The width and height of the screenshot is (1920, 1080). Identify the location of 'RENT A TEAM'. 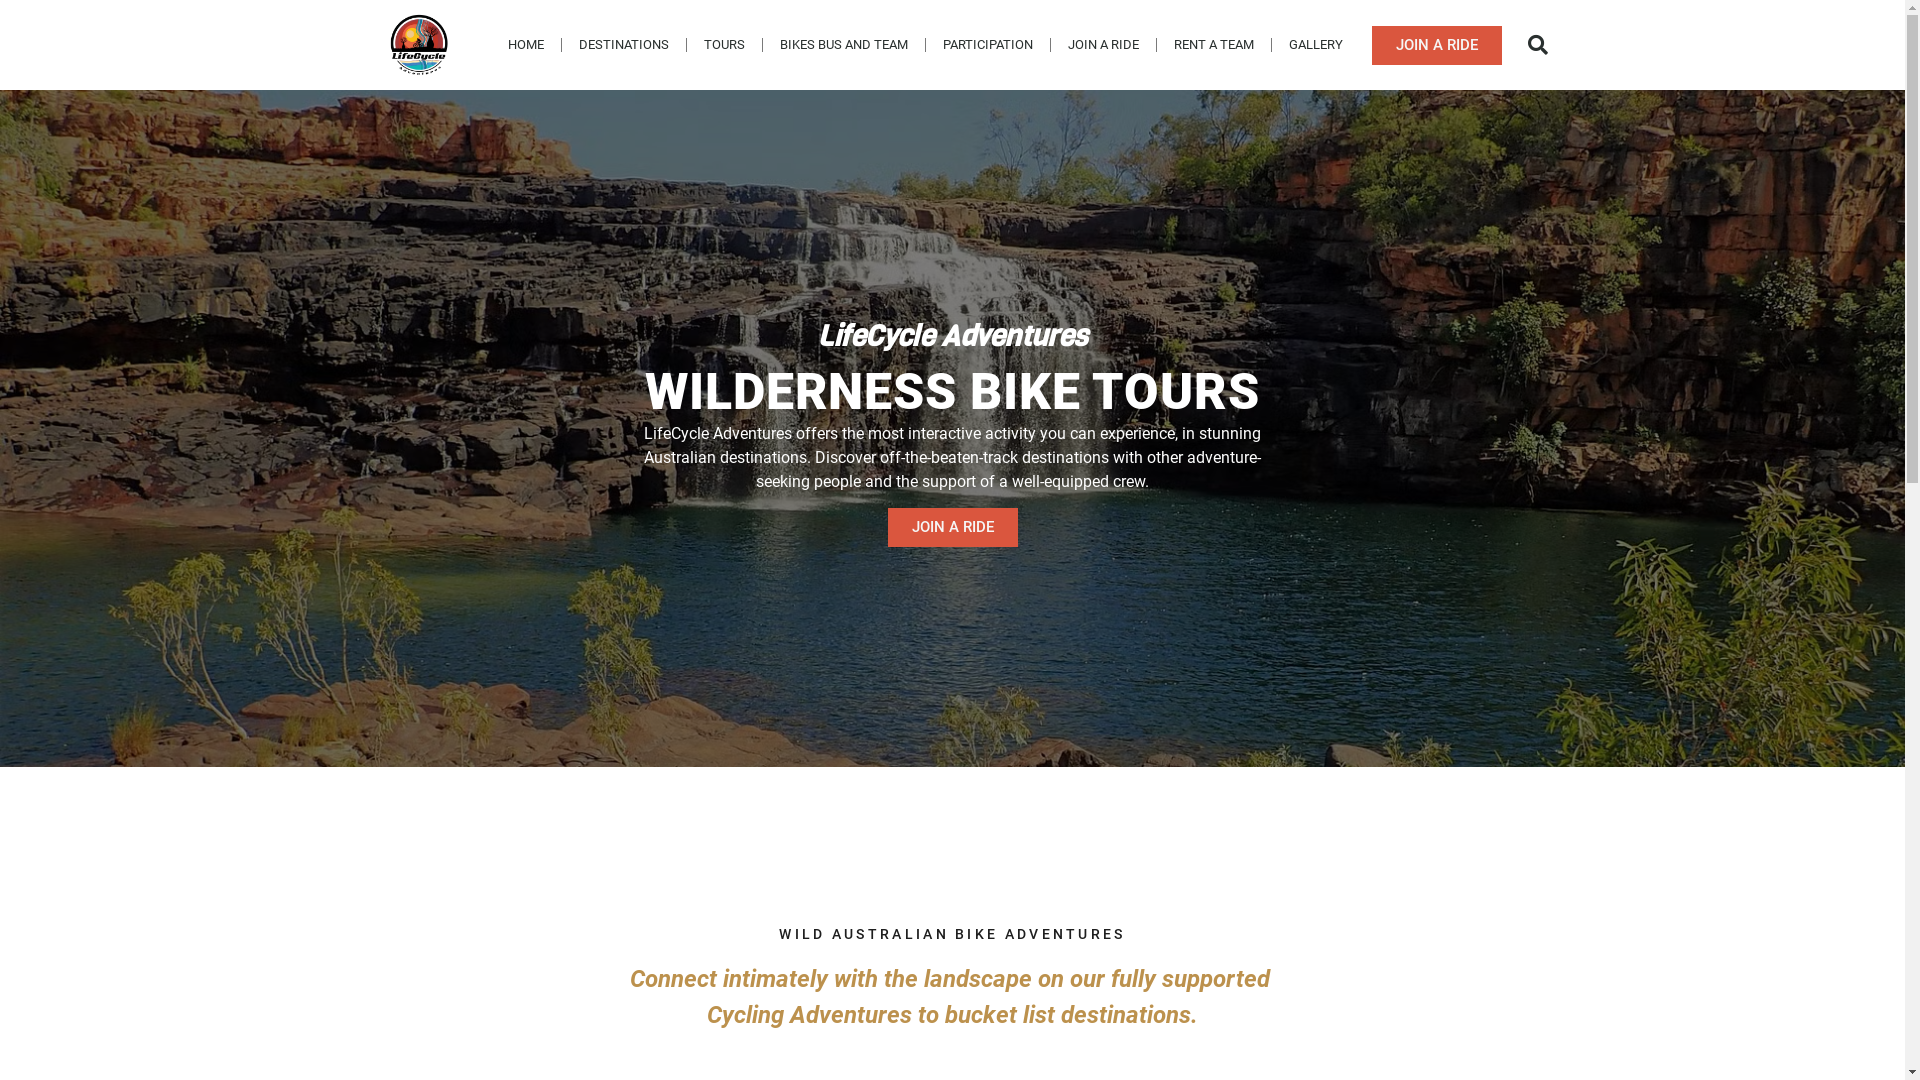
(1213, 45).